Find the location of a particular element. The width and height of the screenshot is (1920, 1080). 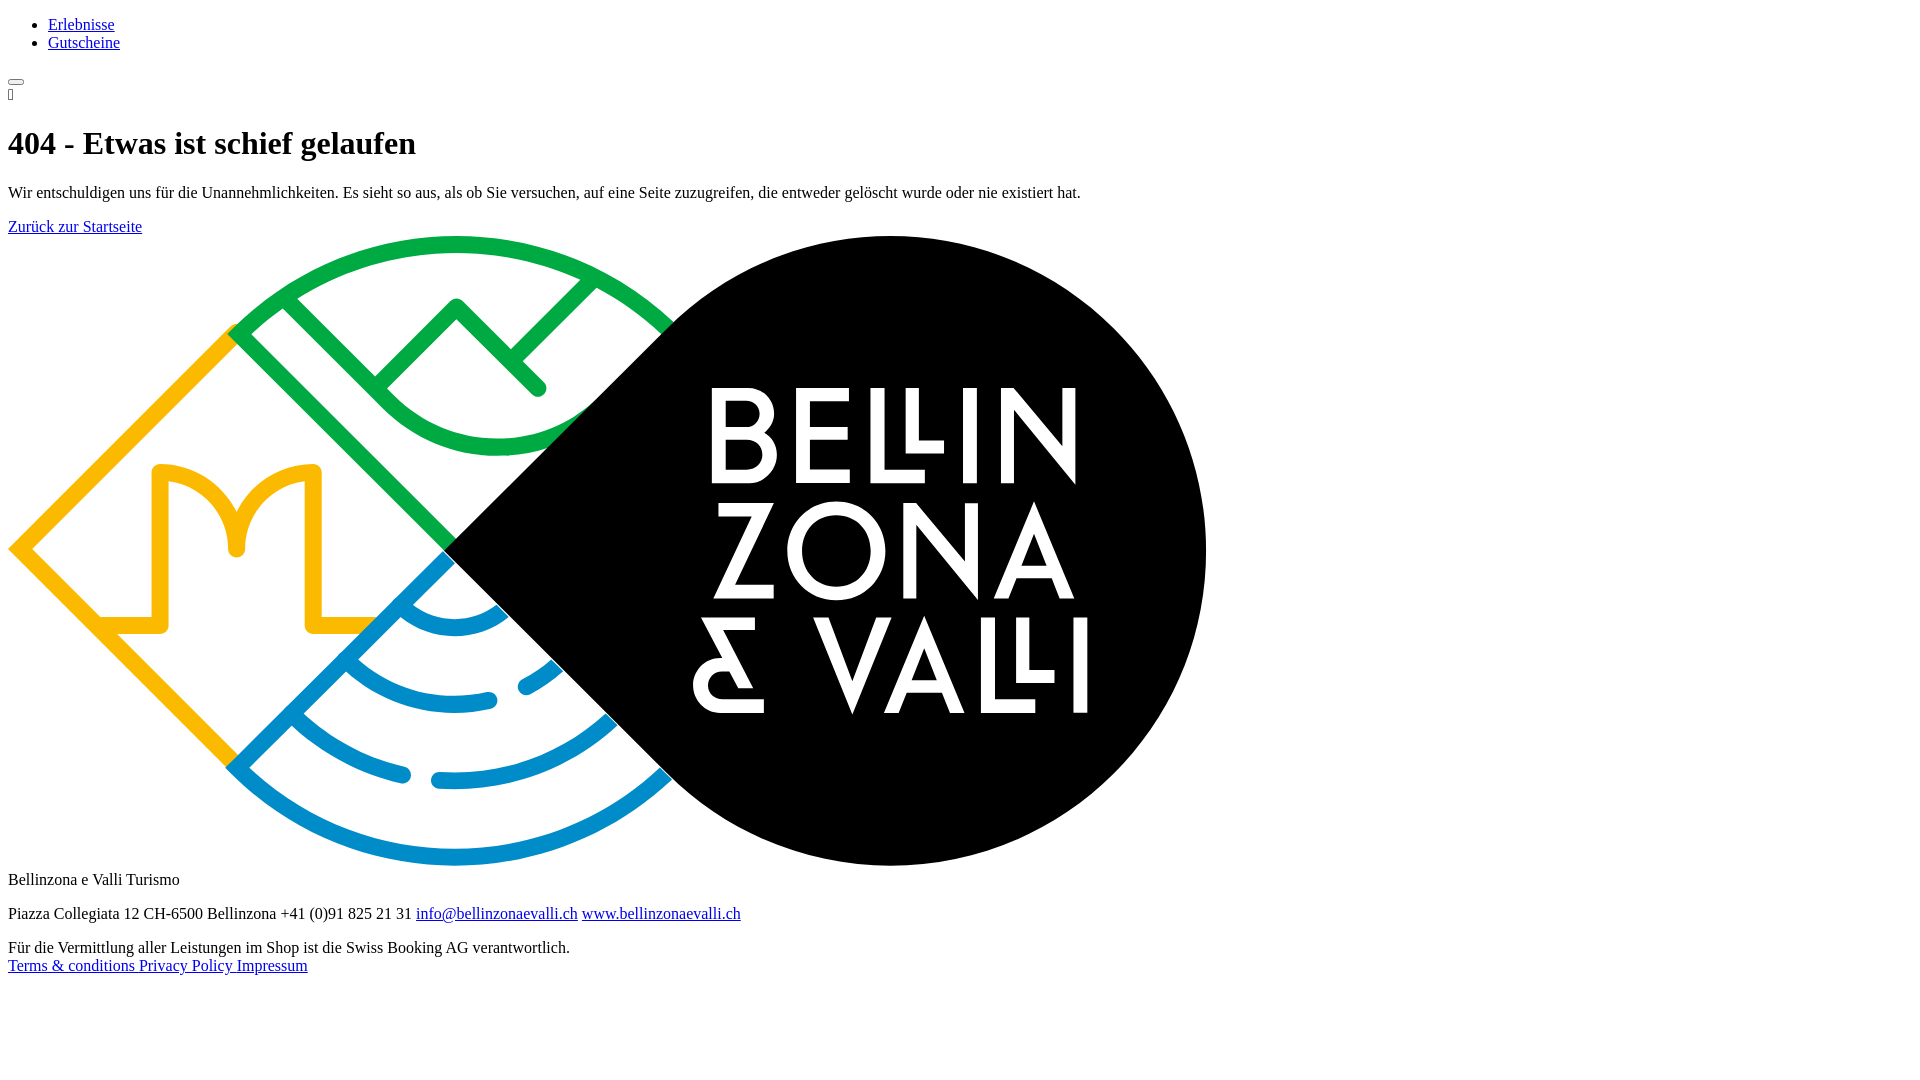

'www.bellinzonaevalli.ch' is located at coordinates (661, 913).